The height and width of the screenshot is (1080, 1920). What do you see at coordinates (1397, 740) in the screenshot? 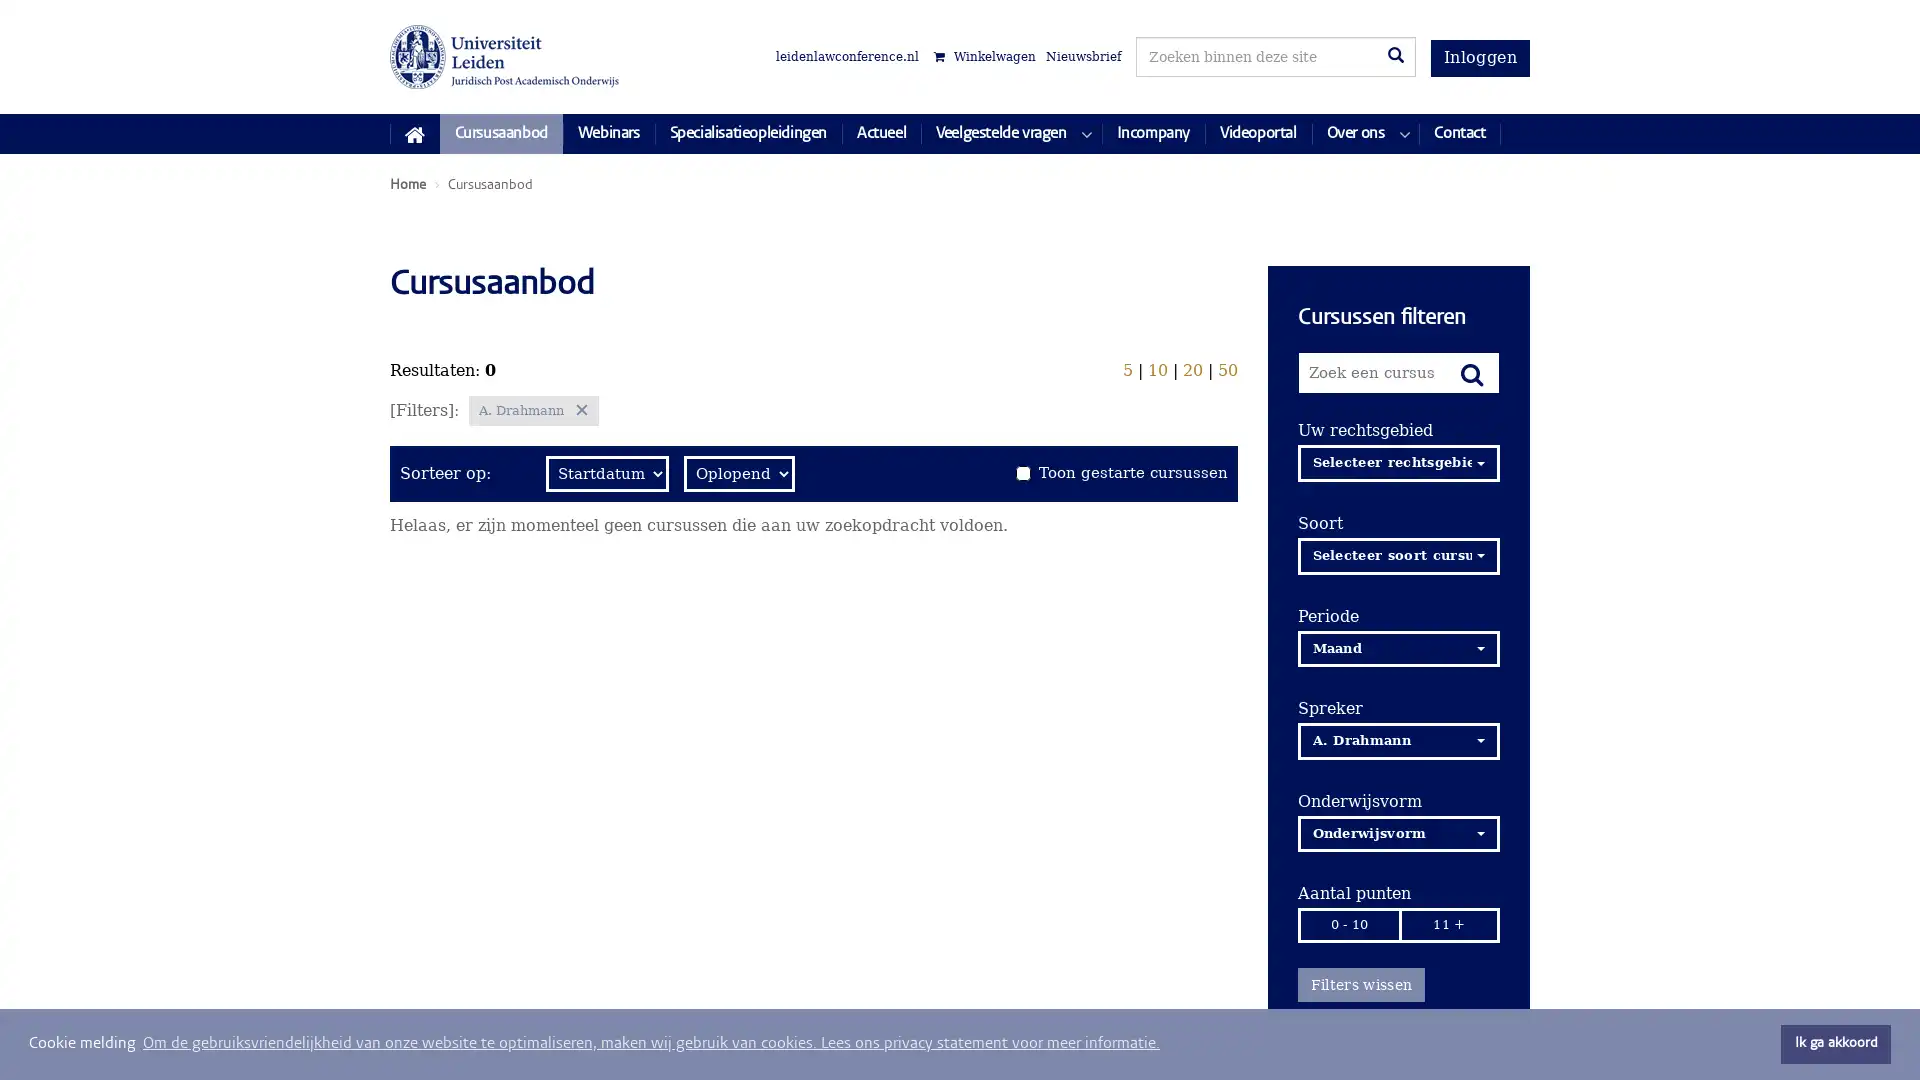
I see `A. Drahmann` at bounding box center [1397, 740].